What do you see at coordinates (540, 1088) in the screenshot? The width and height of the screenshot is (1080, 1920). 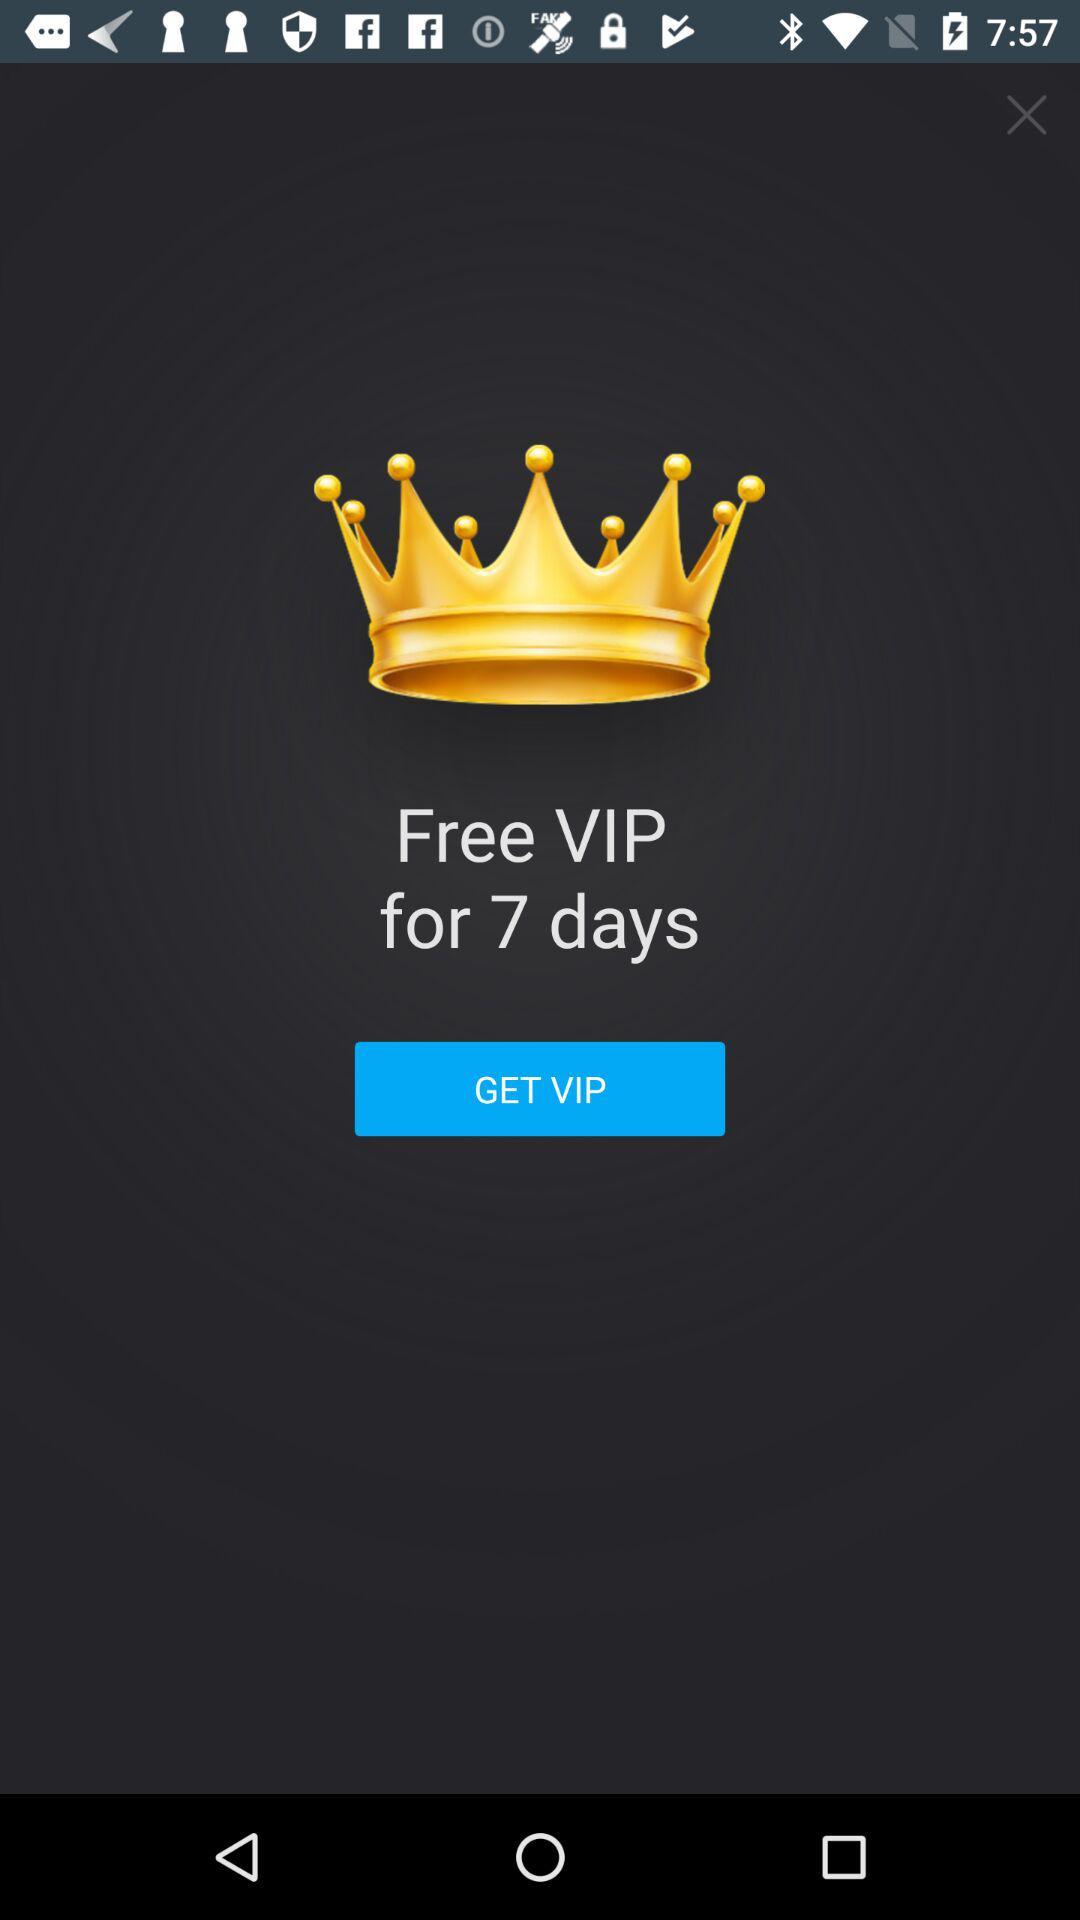 I see `app below free vip for` at bounding box center [540, 1088].